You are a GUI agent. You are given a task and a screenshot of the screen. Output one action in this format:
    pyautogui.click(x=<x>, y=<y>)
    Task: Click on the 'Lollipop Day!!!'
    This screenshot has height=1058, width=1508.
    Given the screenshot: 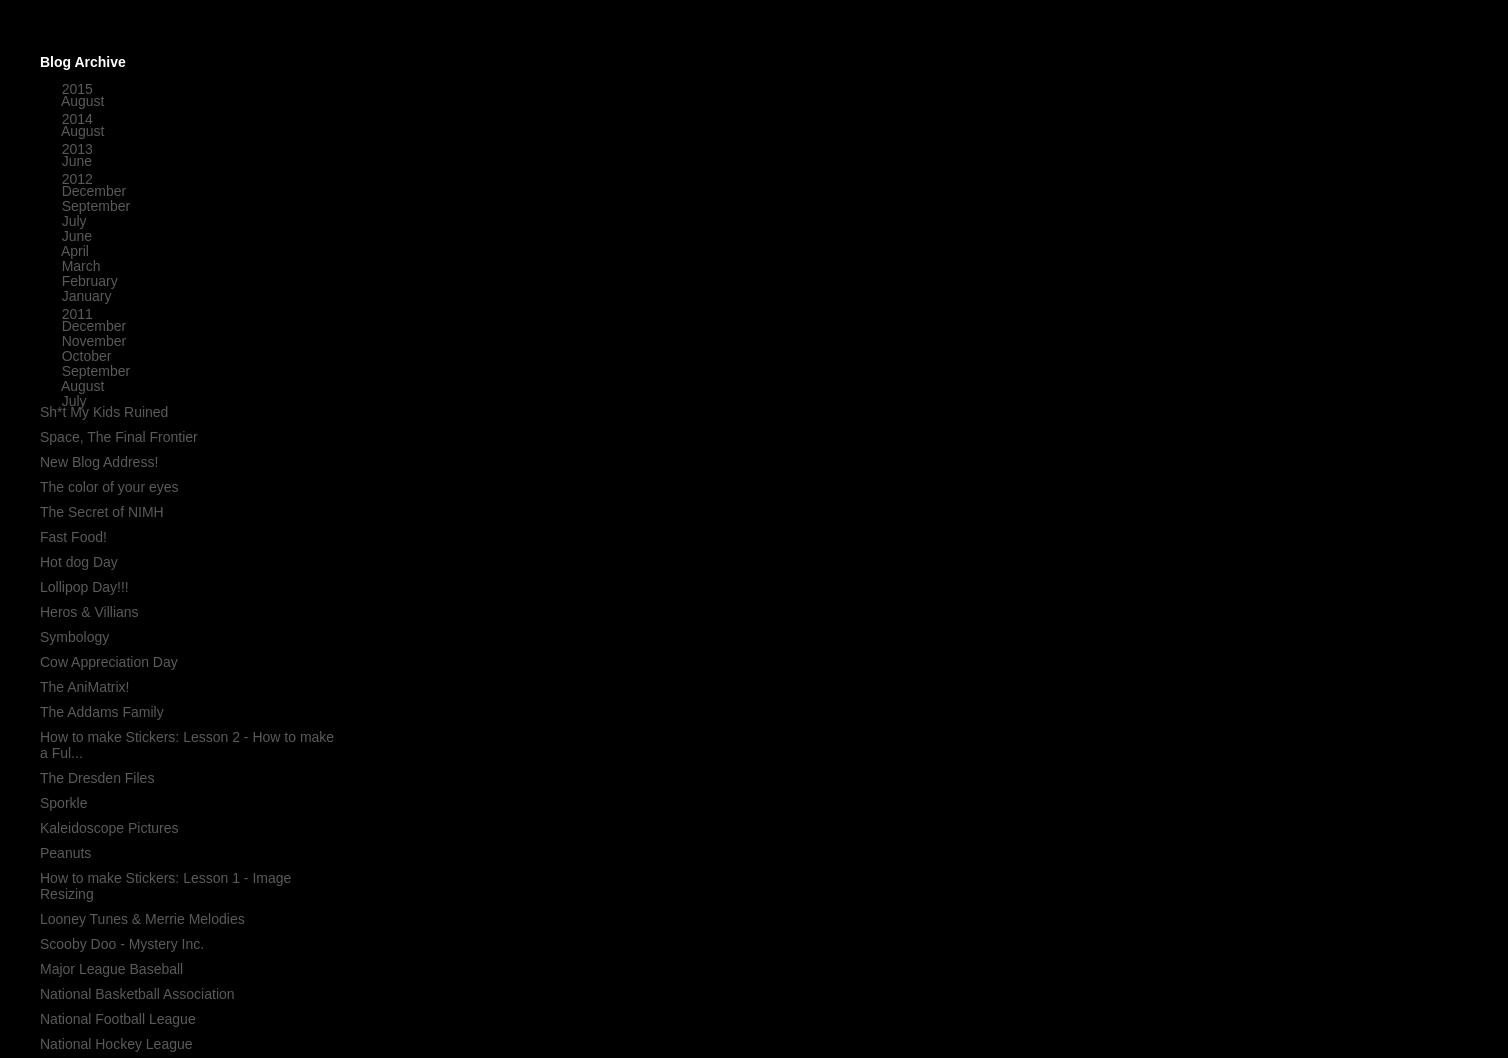 What is the action you would take?
    pyautogui.click(x=39, y=586)
    